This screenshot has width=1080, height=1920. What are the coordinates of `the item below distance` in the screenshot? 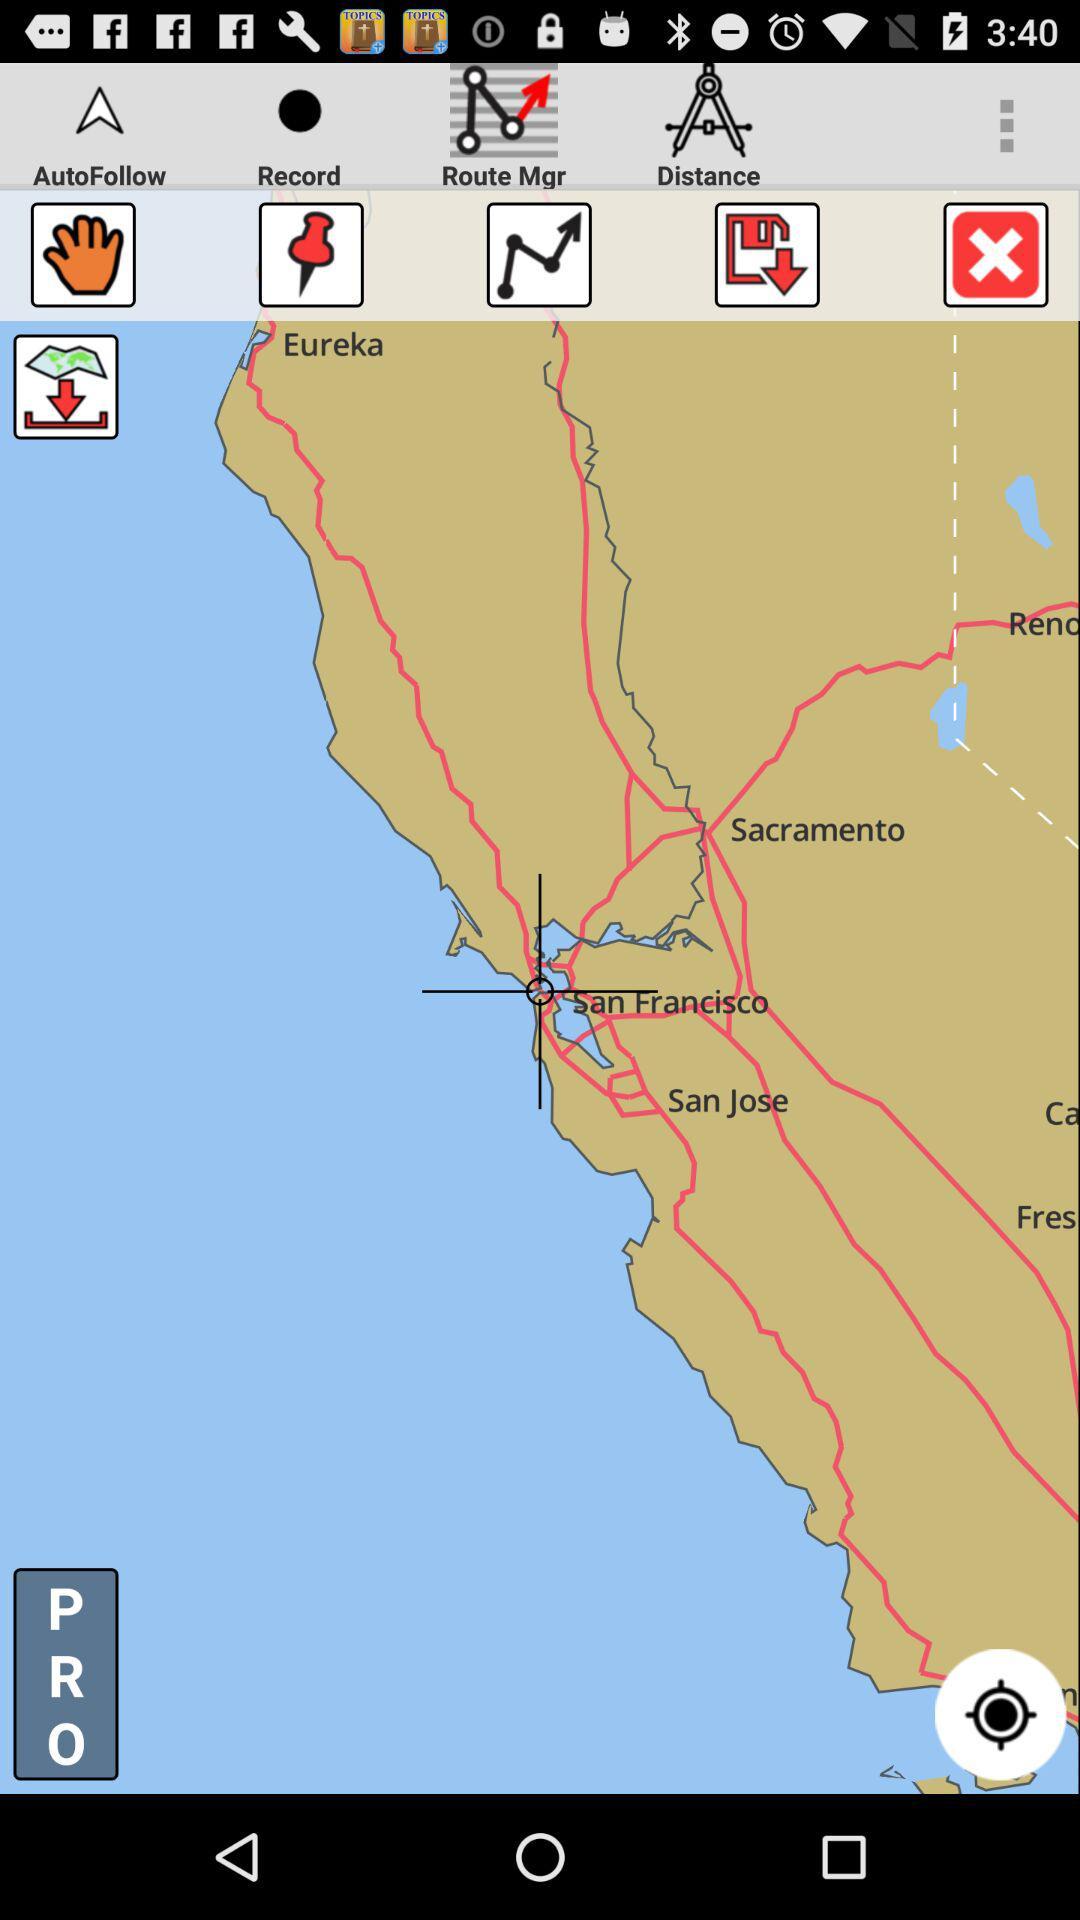 It's located at (766, 253).